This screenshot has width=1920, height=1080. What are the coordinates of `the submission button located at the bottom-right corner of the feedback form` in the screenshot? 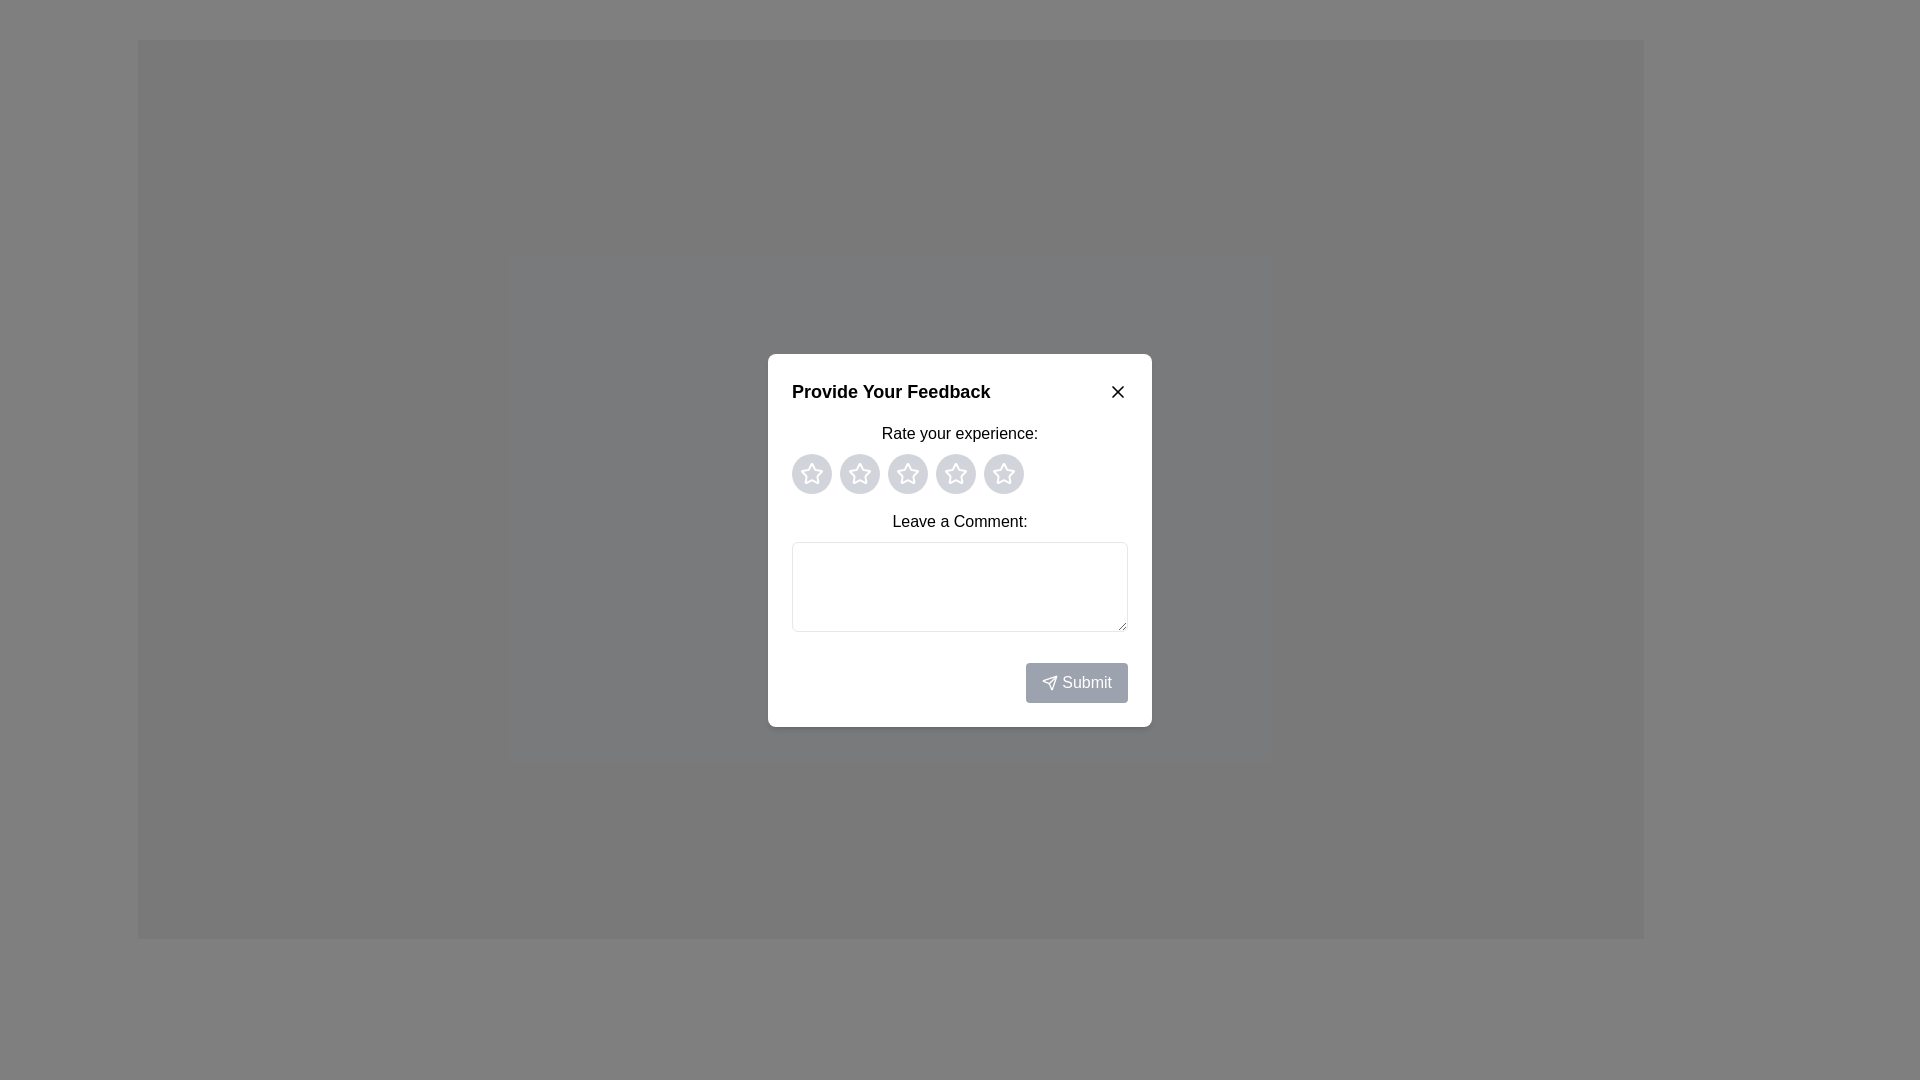 It's located at (960, 681).